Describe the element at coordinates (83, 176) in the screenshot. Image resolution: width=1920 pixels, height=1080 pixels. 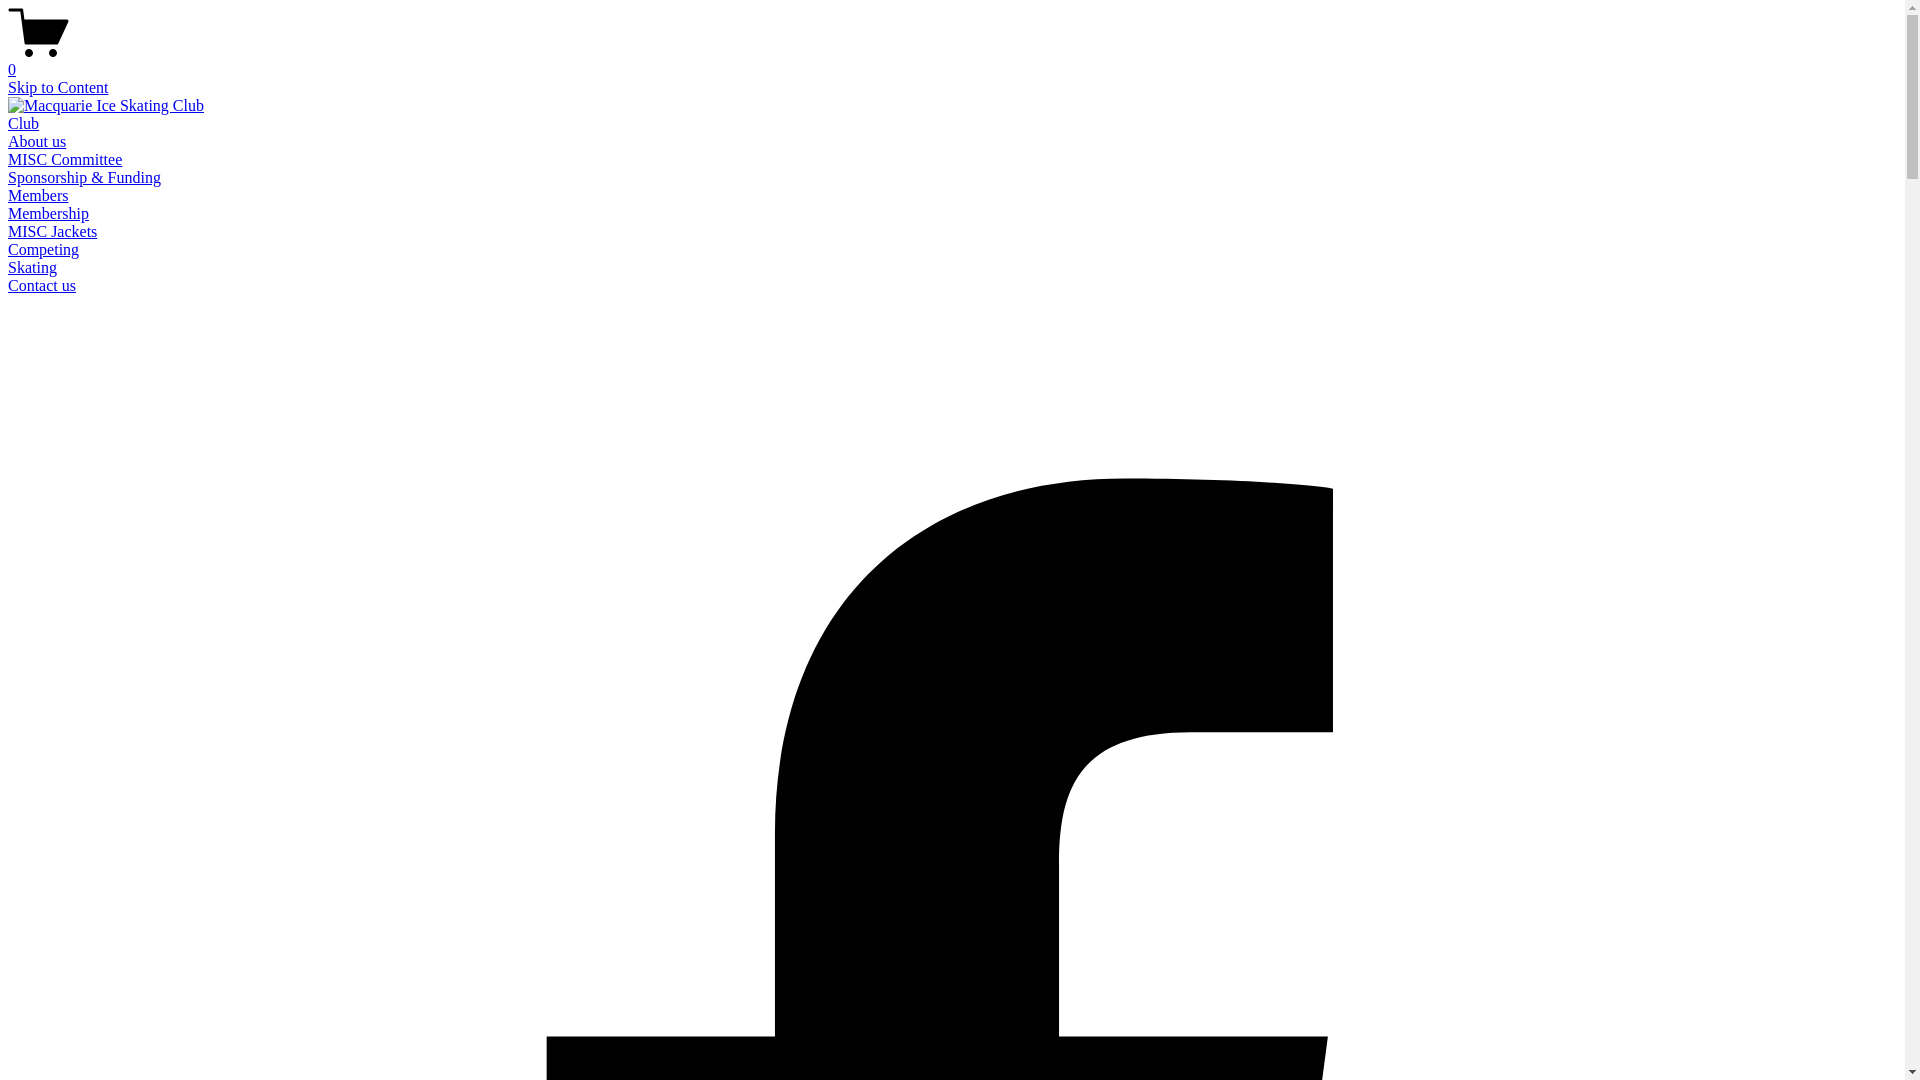
I see `'Sponsorship & Funding'` at that location.